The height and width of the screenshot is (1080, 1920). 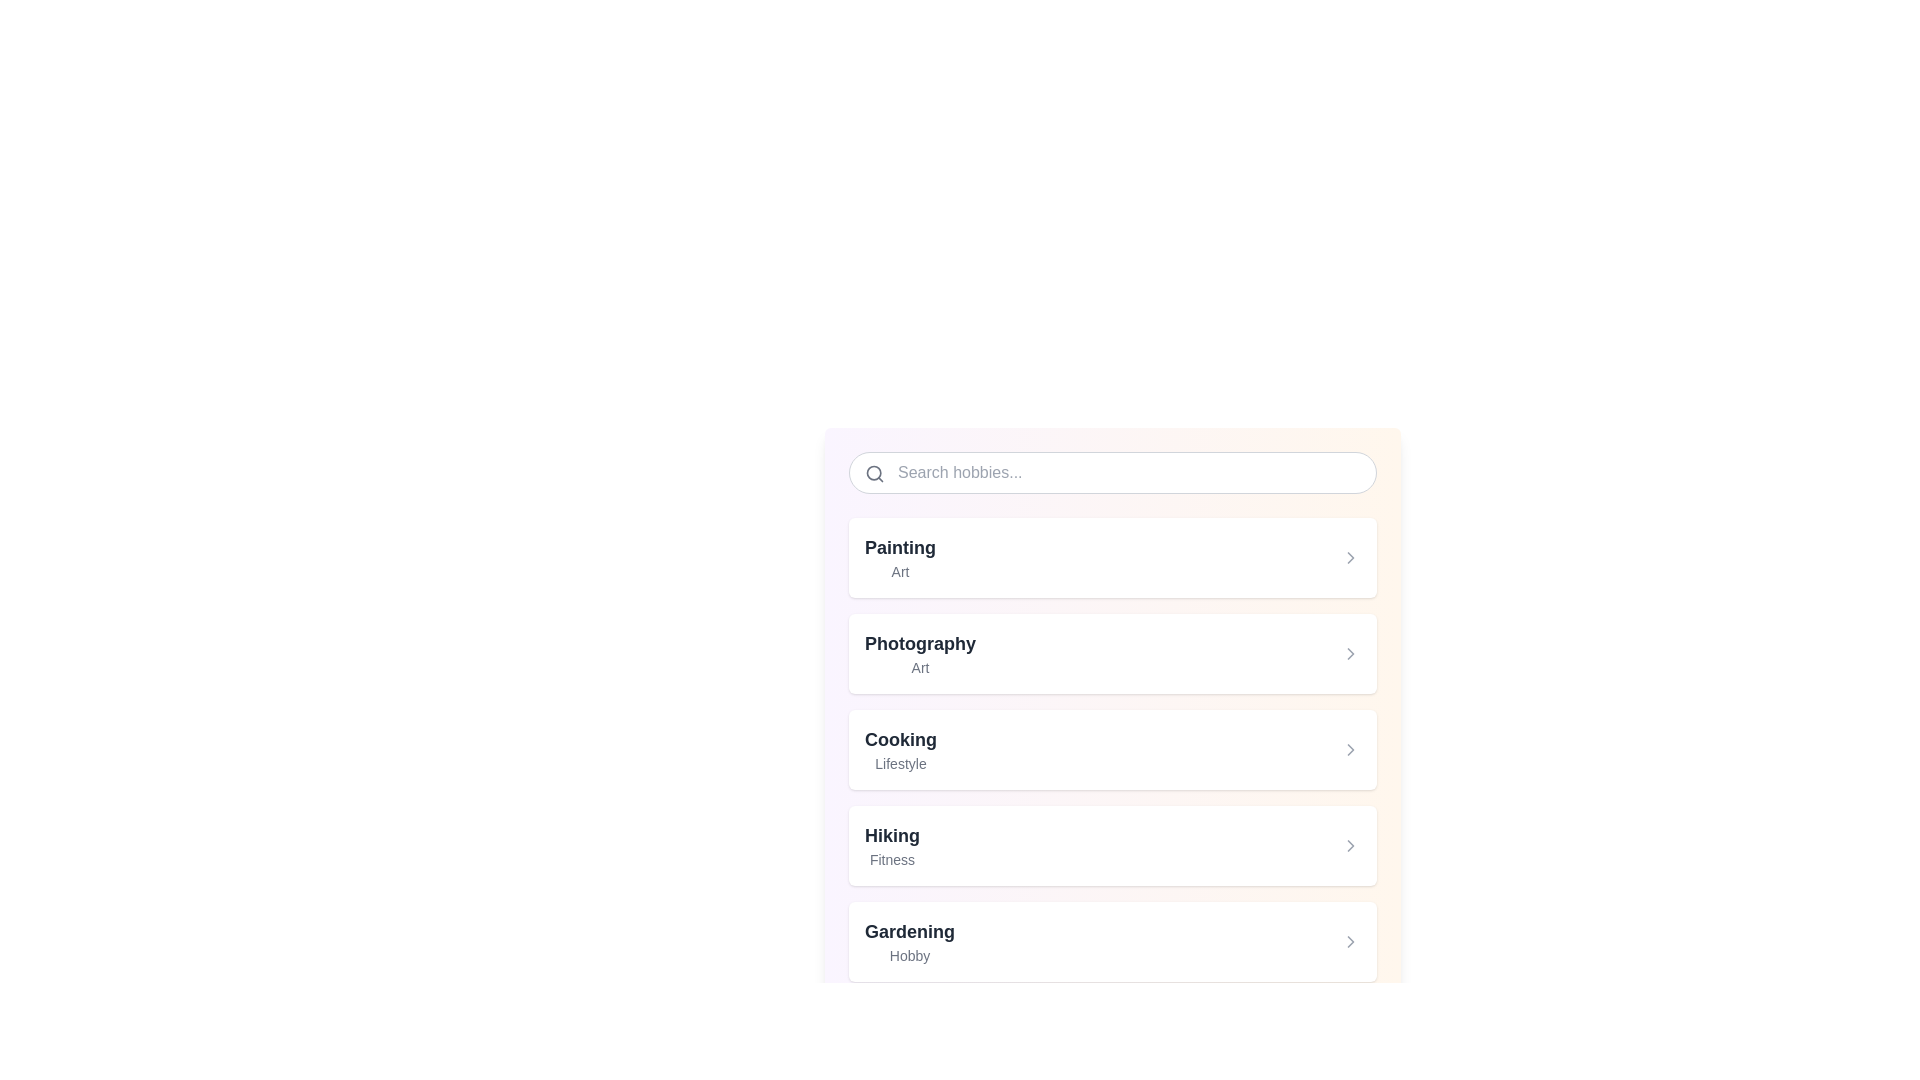 I want to click on the 'Gardening' label/button which features 'Gardening' in bold text and 'Hobby' in smaller text beneath it, located at the bottom of the list, so click(x=909, y=941).